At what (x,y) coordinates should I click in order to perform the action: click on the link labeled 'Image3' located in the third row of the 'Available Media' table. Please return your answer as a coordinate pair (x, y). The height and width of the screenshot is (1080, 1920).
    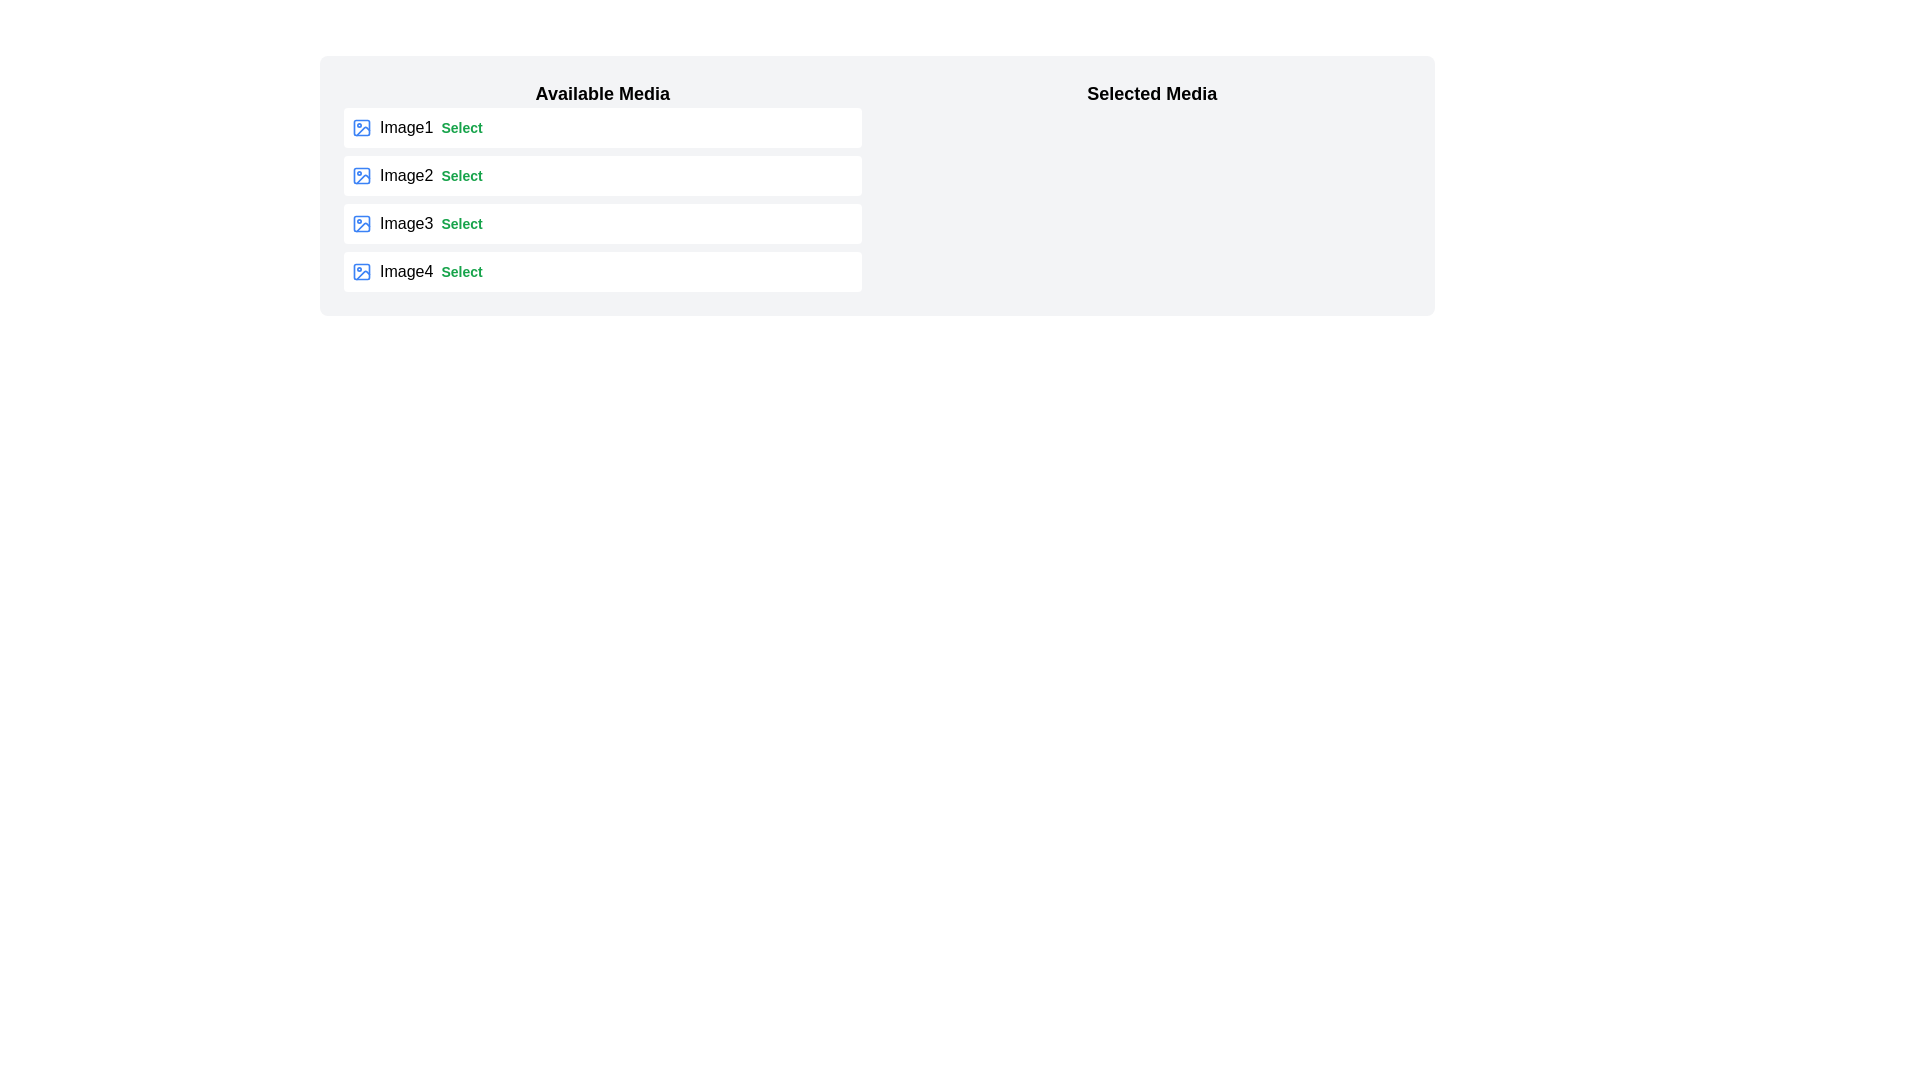
    Looking at the image, I should click on (460, 223).